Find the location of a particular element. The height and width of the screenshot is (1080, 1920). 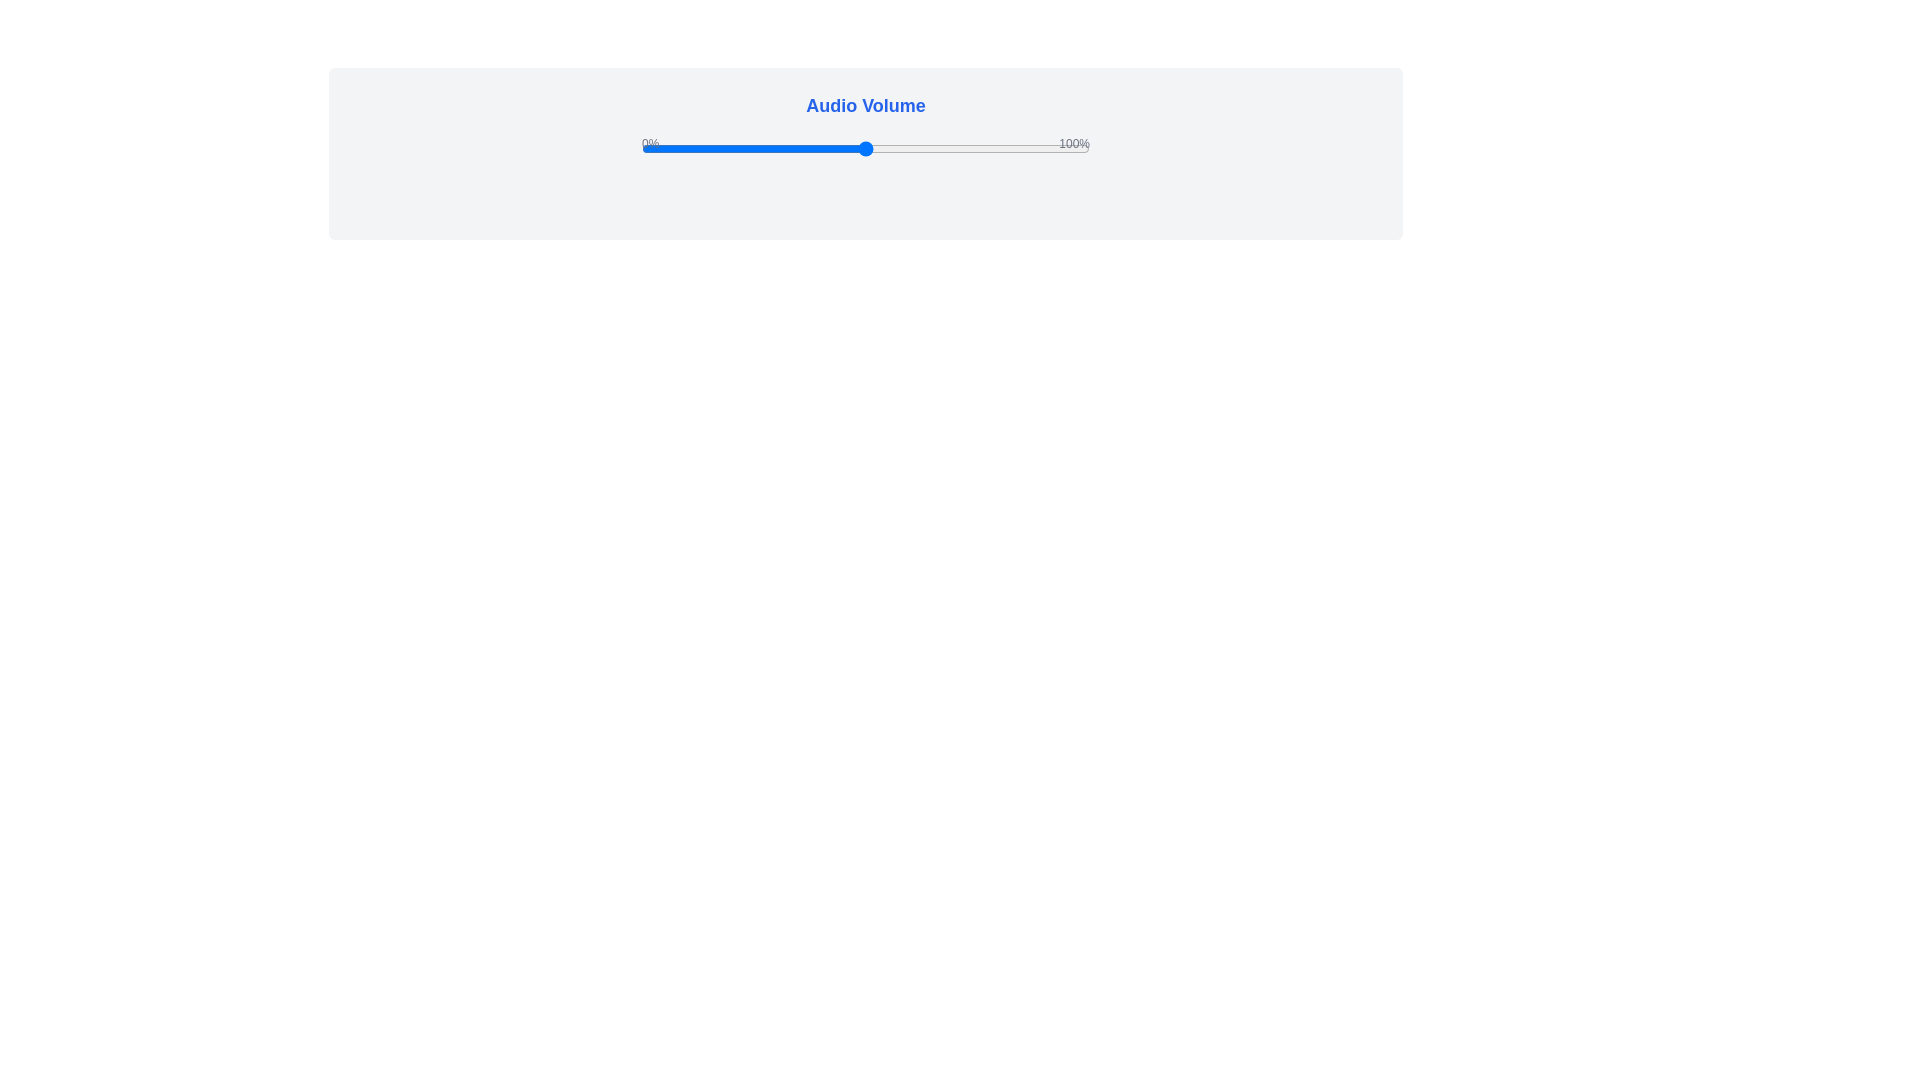

the volume is located at coordinates (1084, 148).